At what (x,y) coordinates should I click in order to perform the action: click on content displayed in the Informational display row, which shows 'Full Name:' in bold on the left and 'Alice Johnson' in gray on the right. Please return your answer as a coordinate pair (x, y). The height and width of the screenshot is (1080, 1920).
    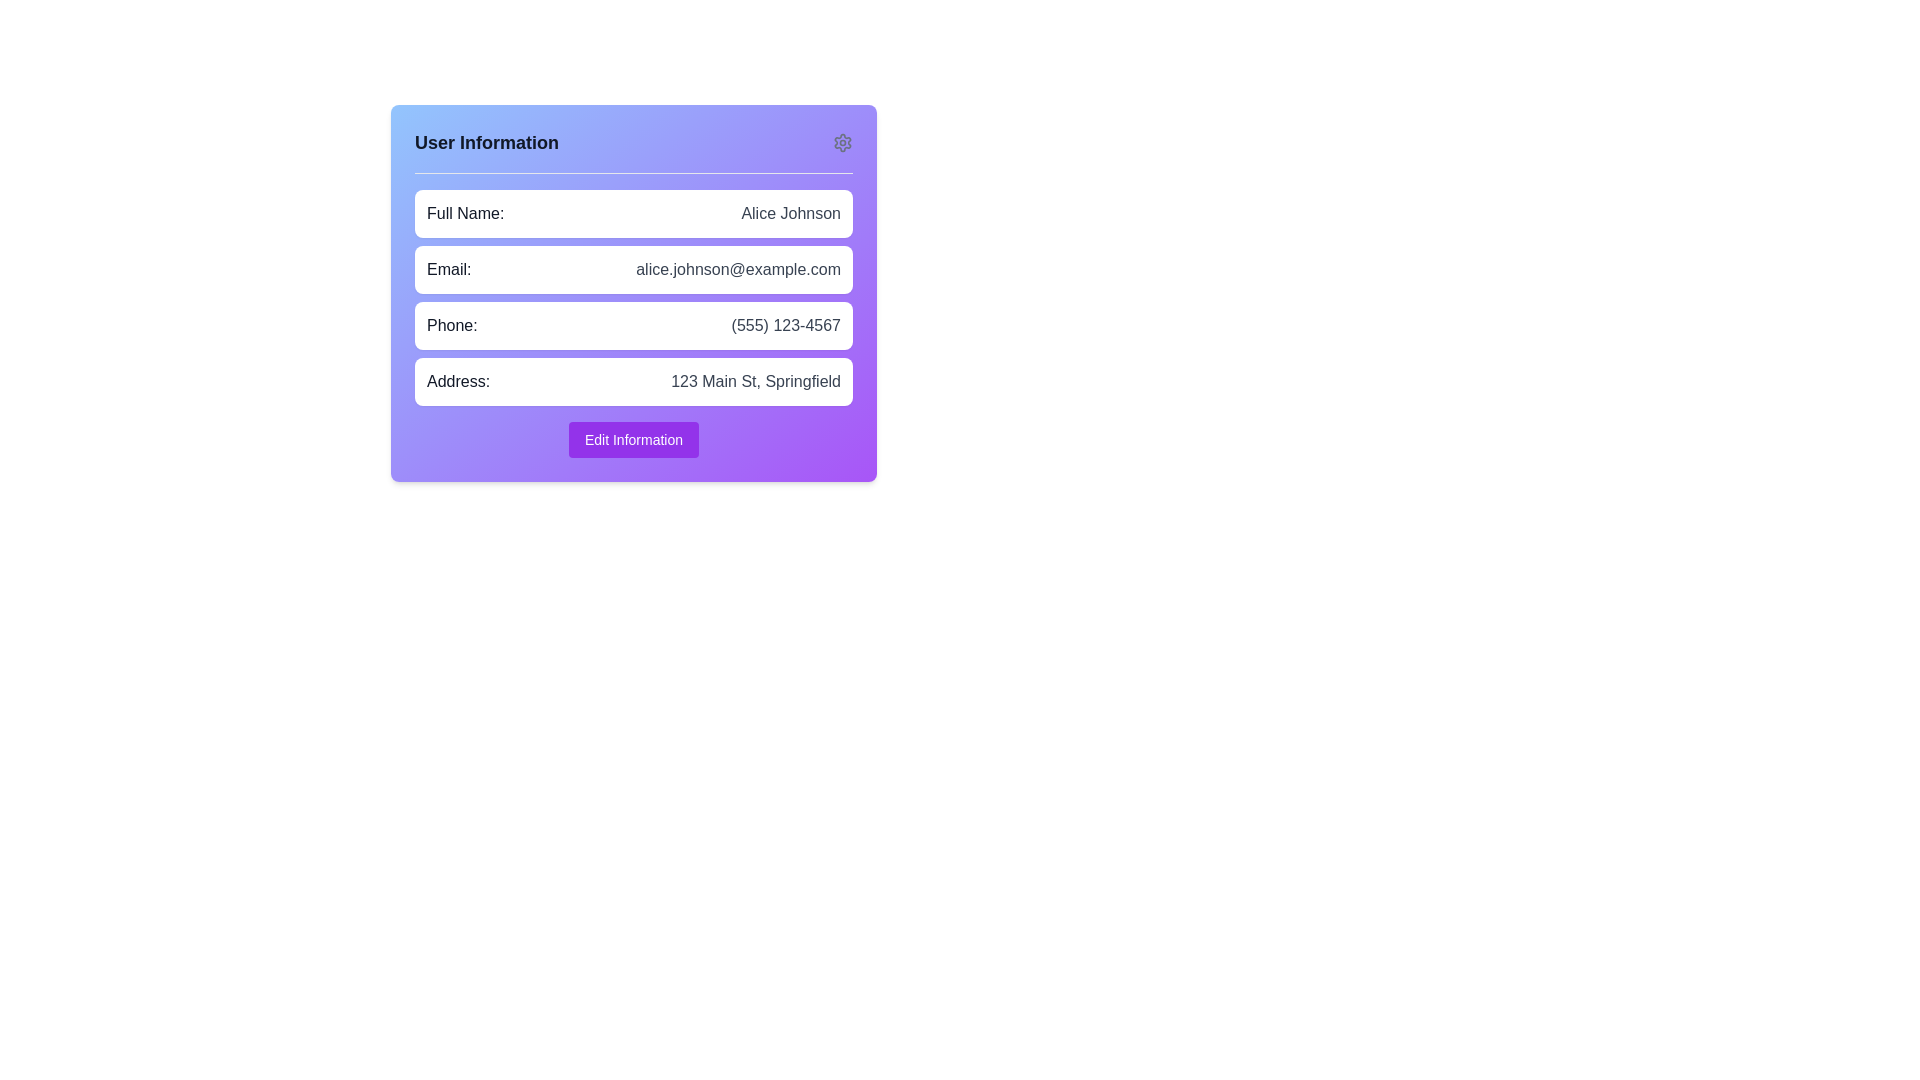
    Looking at the image, I should click on (632, 213).